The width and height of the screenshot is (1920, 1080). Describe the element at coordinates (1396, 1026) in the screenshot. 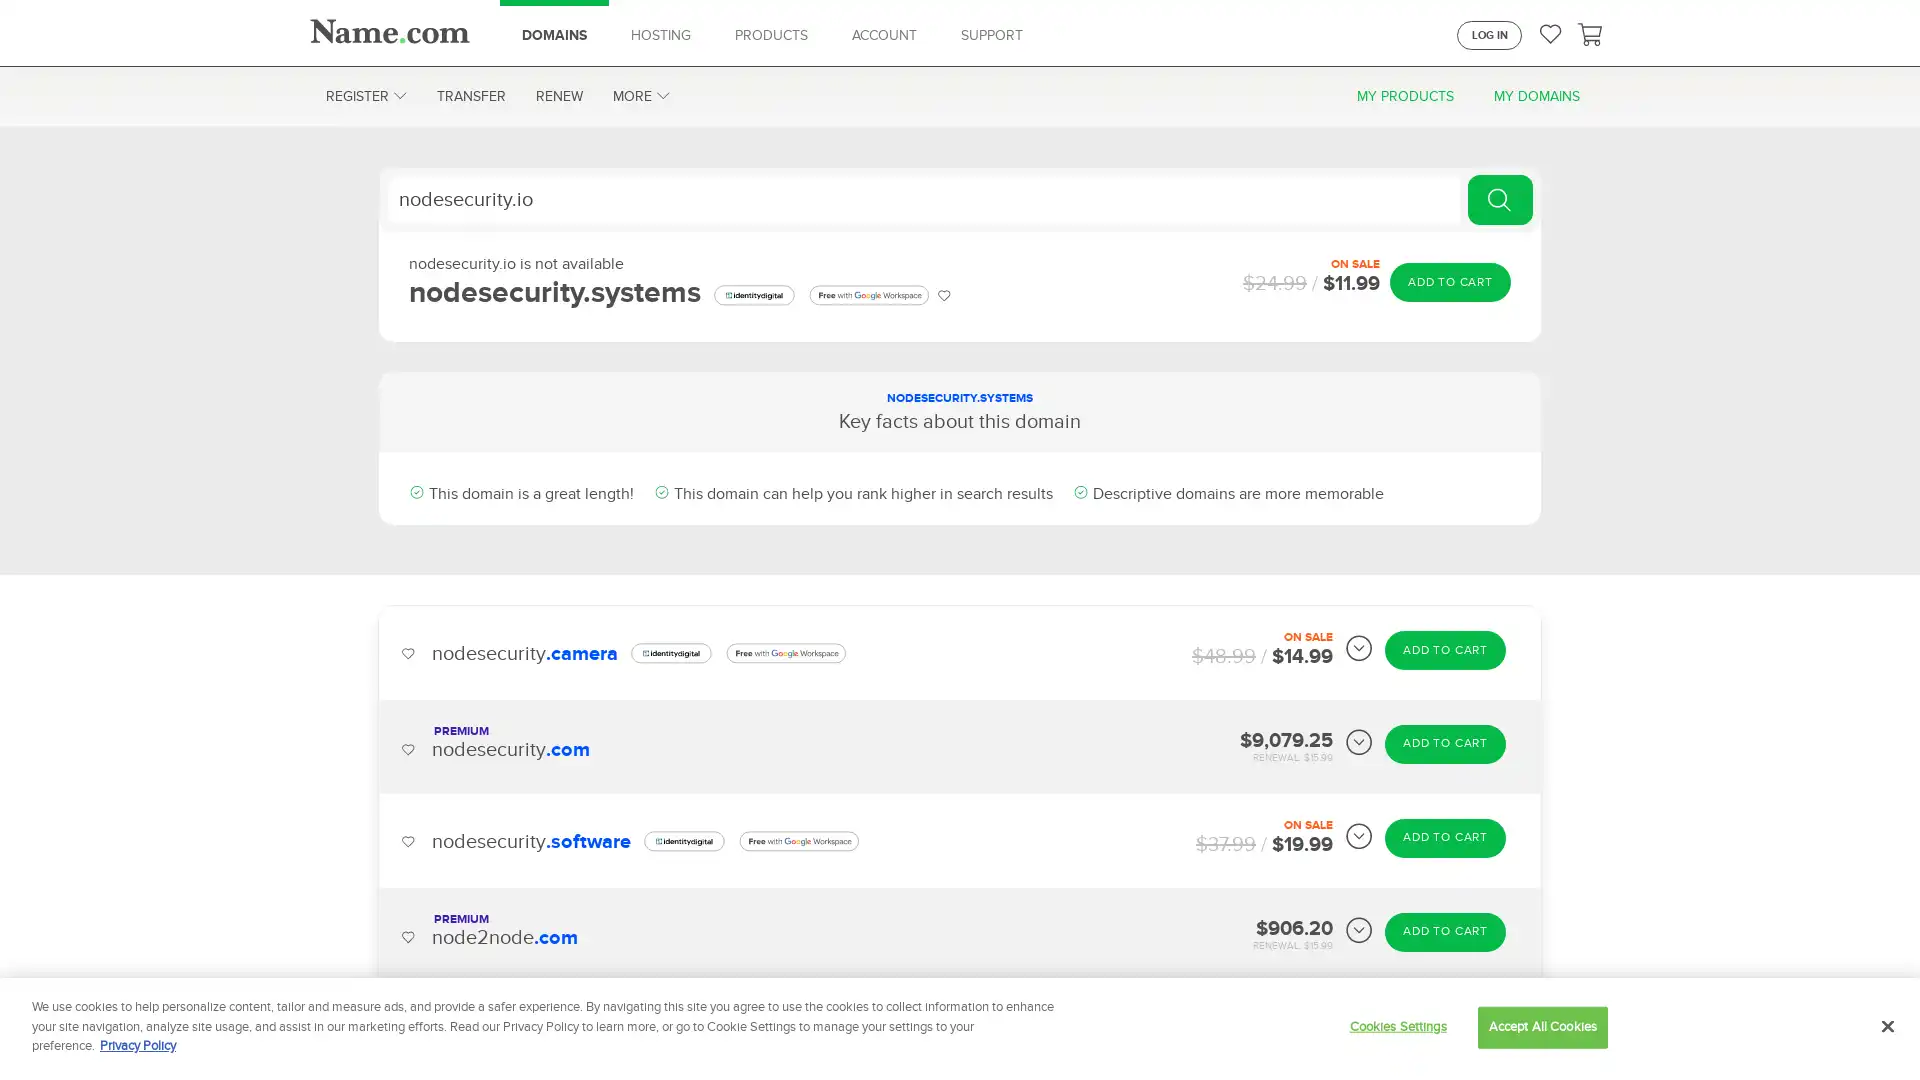

I see `Cookies Settings` at that location.